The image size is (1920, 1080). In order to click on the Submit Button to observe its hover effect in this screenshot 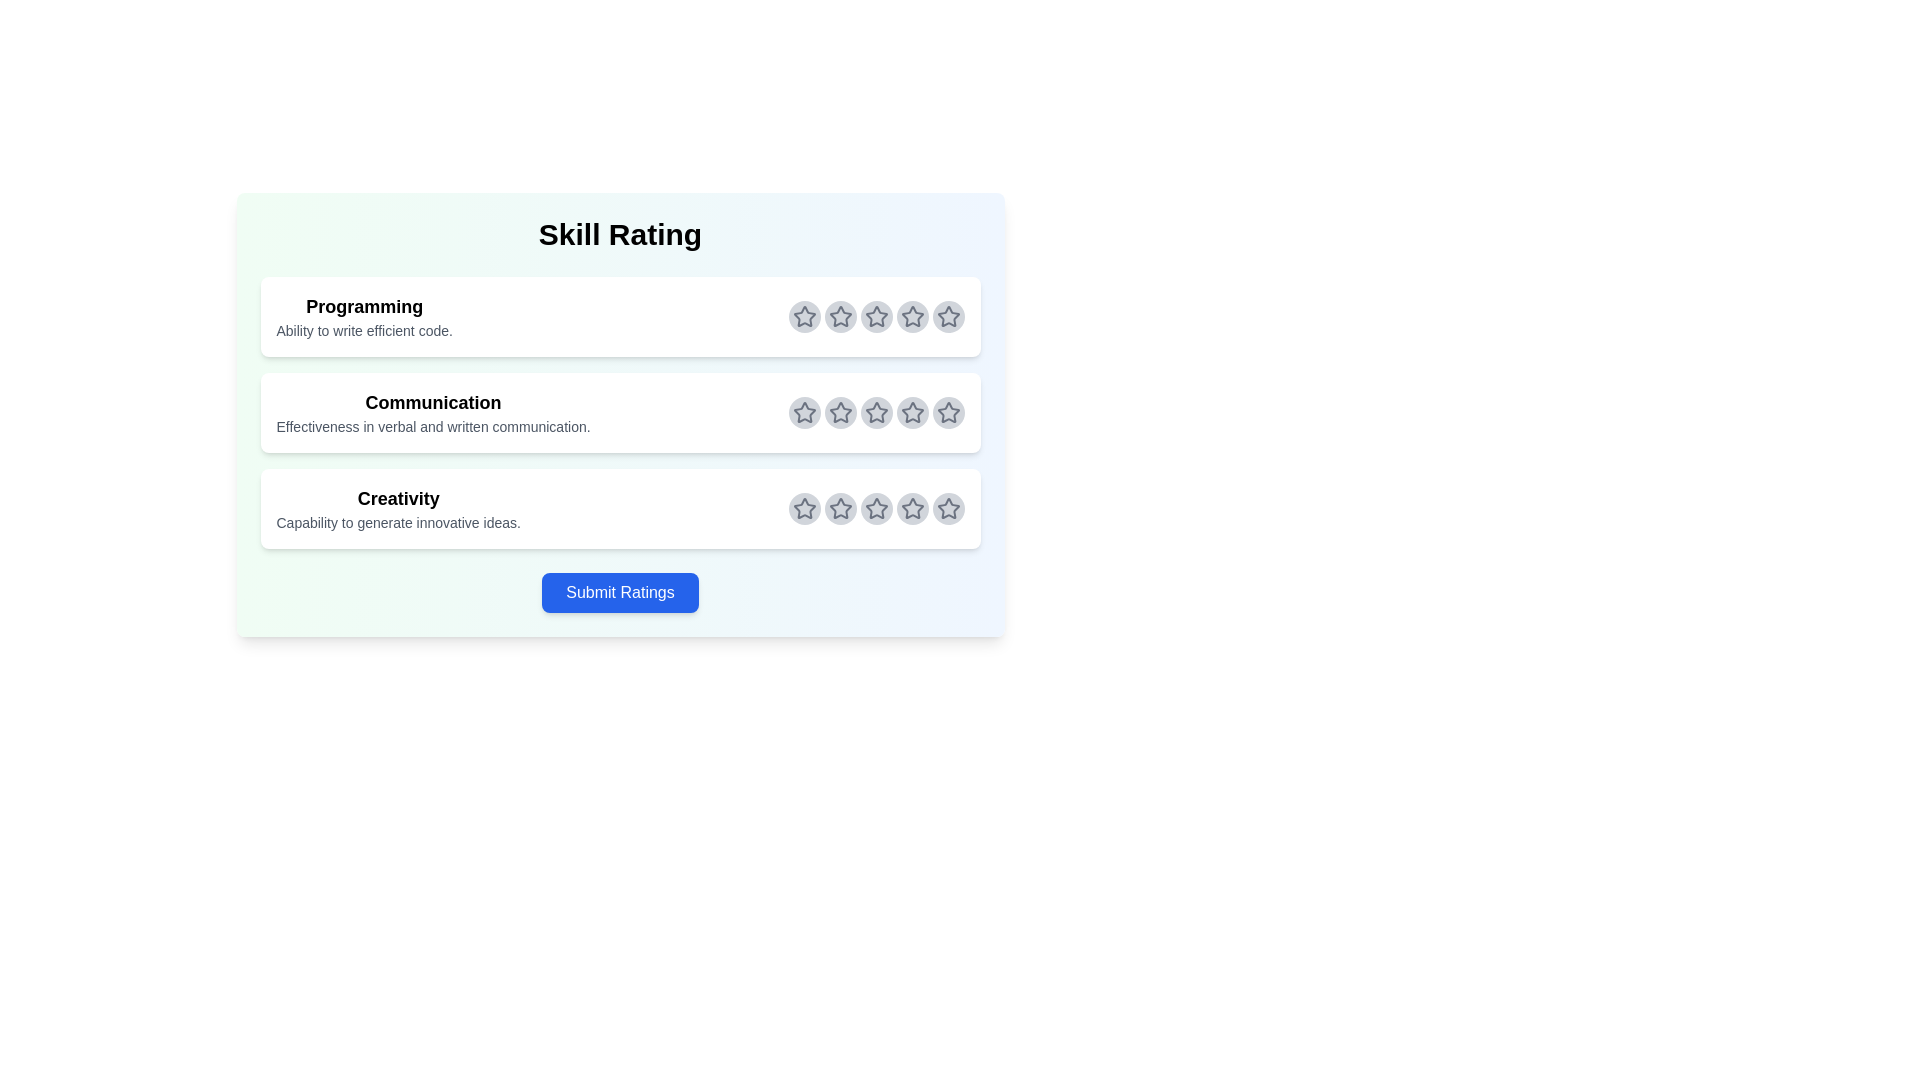, I will do `click(619, 592)`.